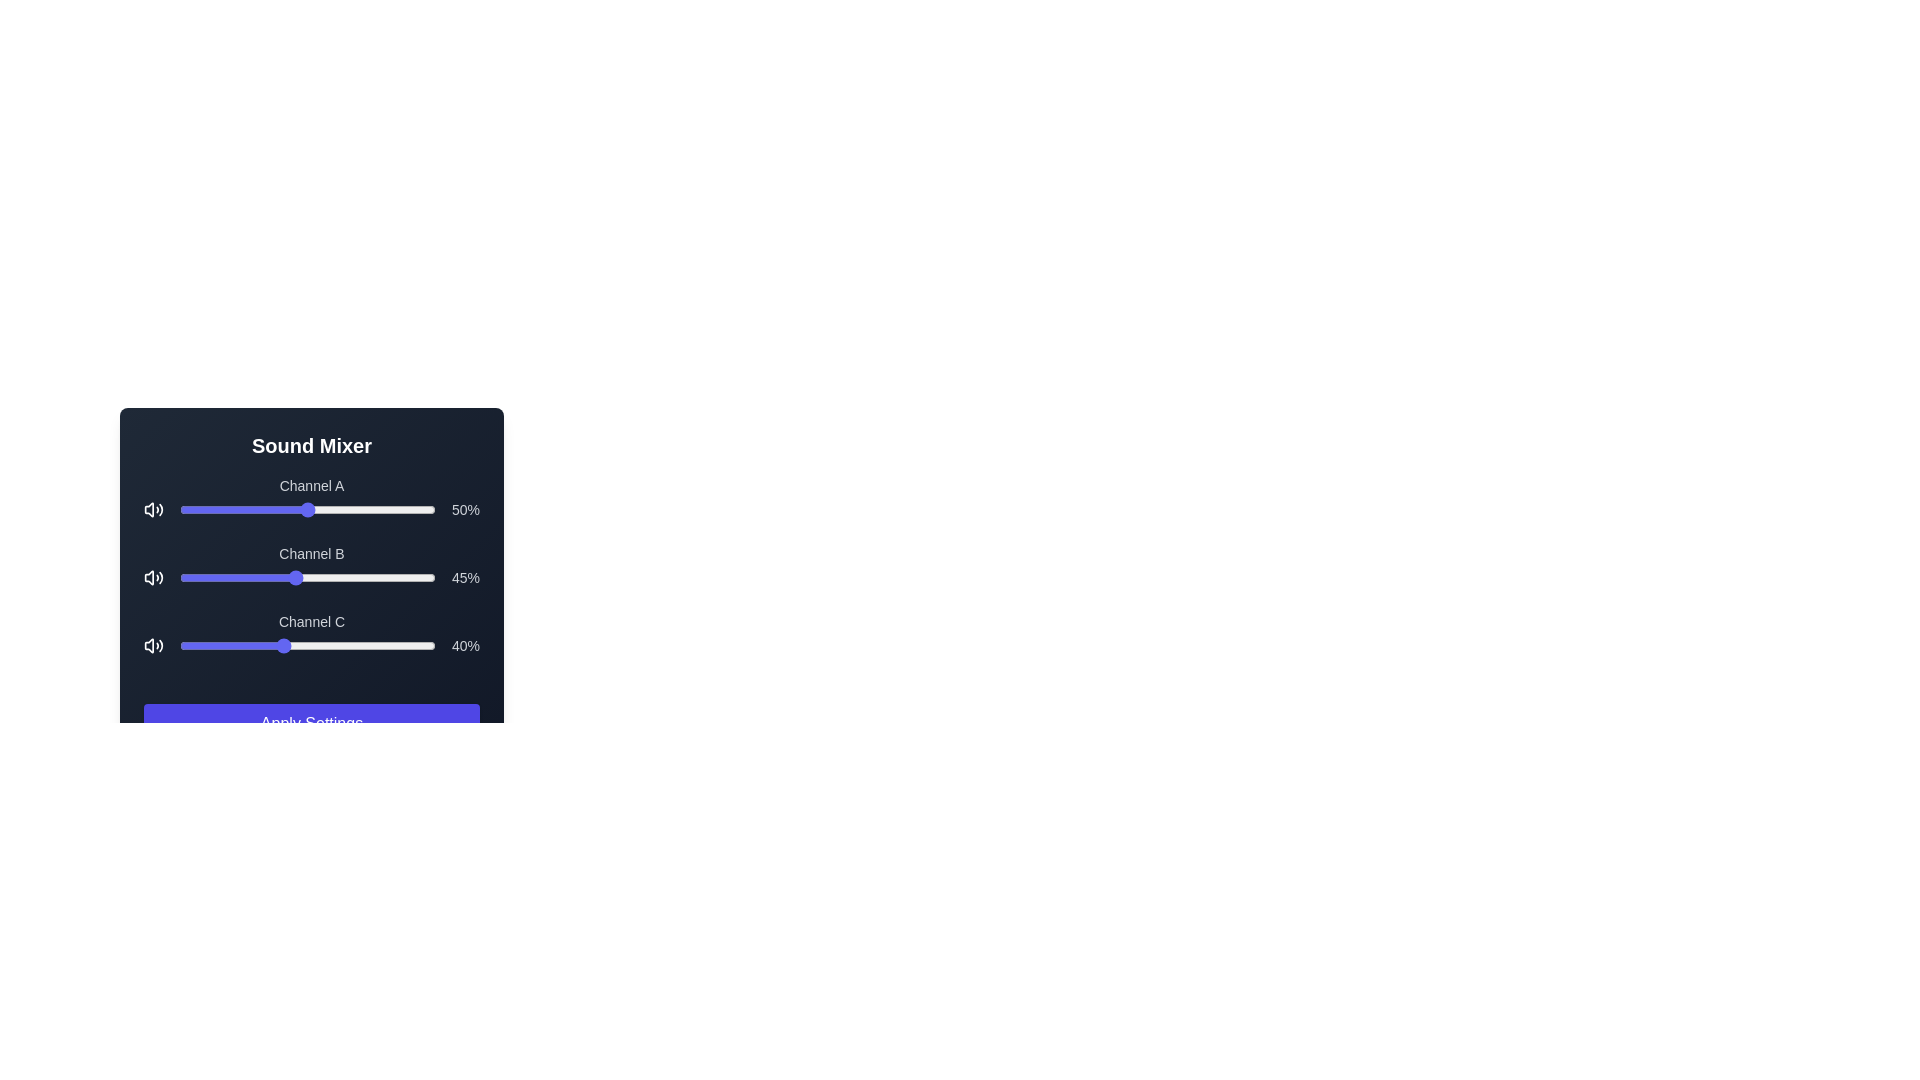  I want to click on the Channel B volume, so click(281, 578).